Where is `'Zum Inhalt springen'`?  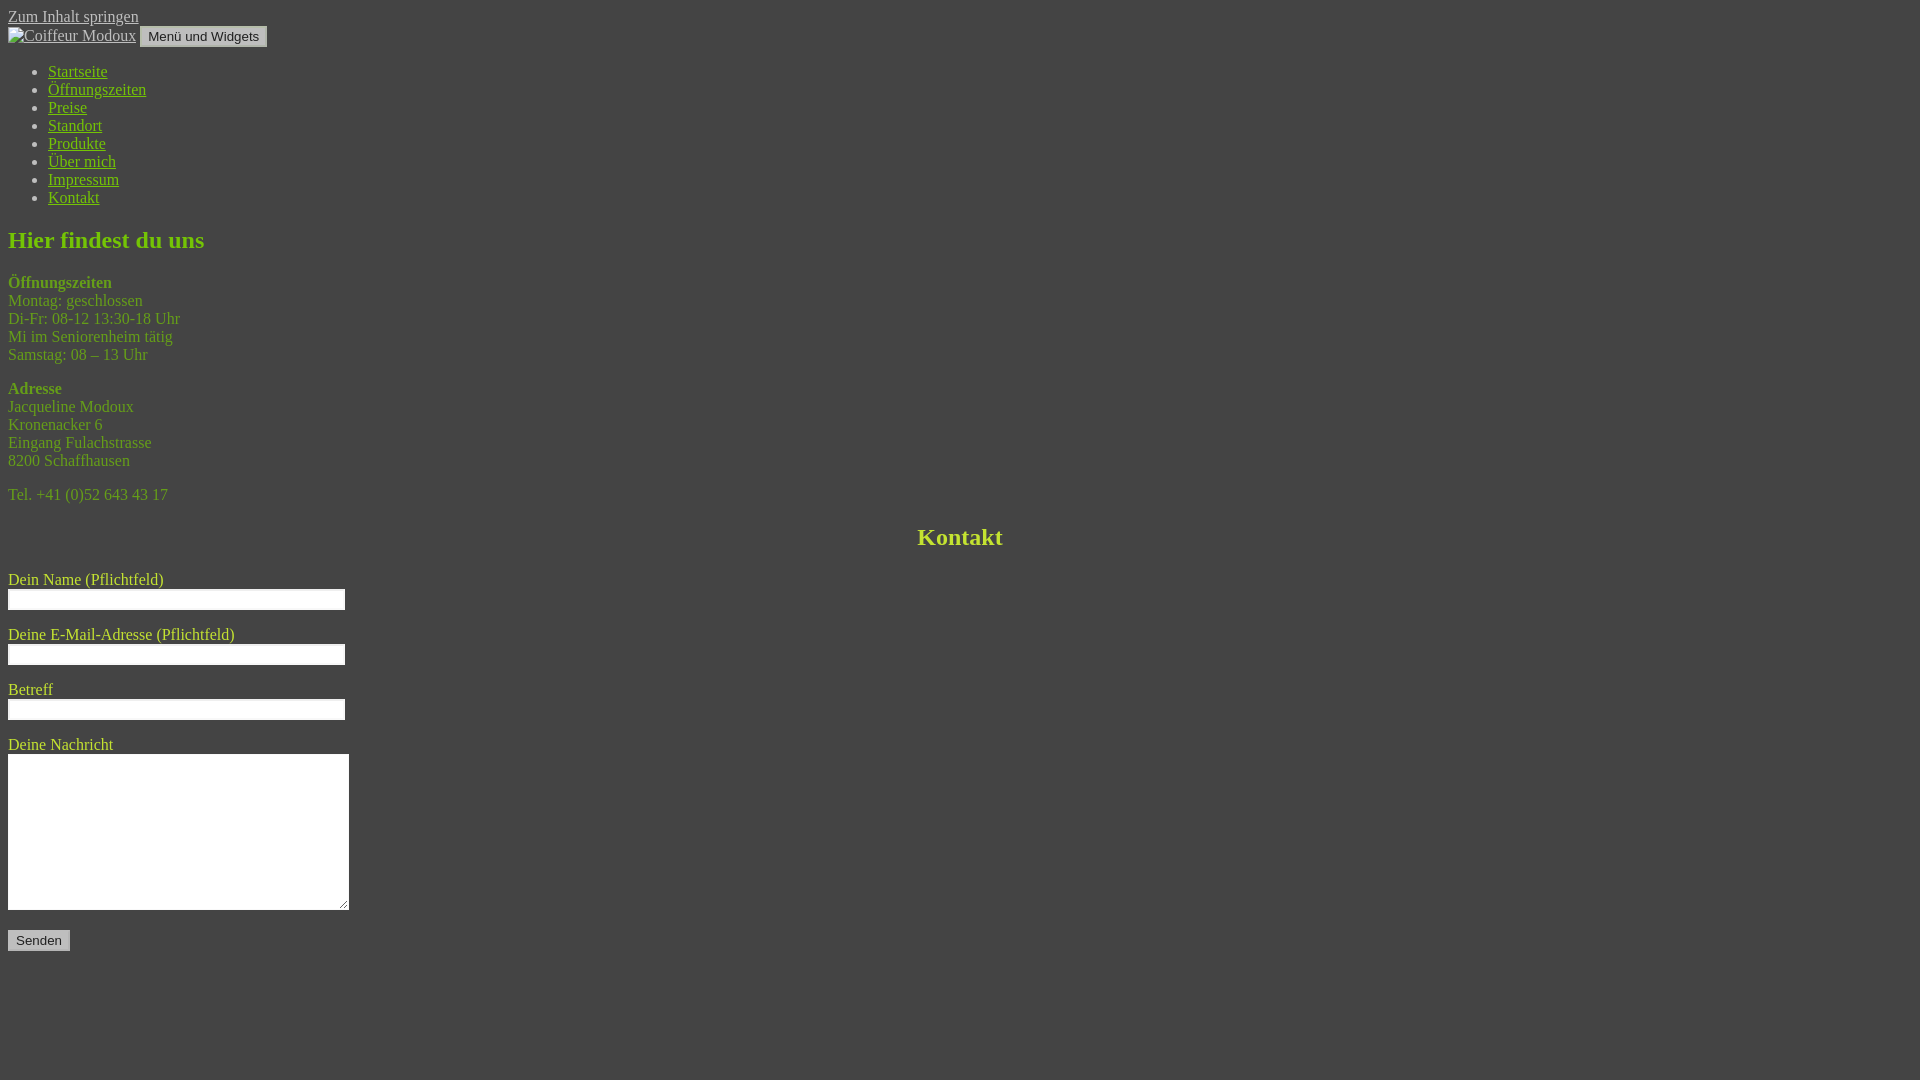 'Zum Inhalt springen' is located at coordinates (8, 16).